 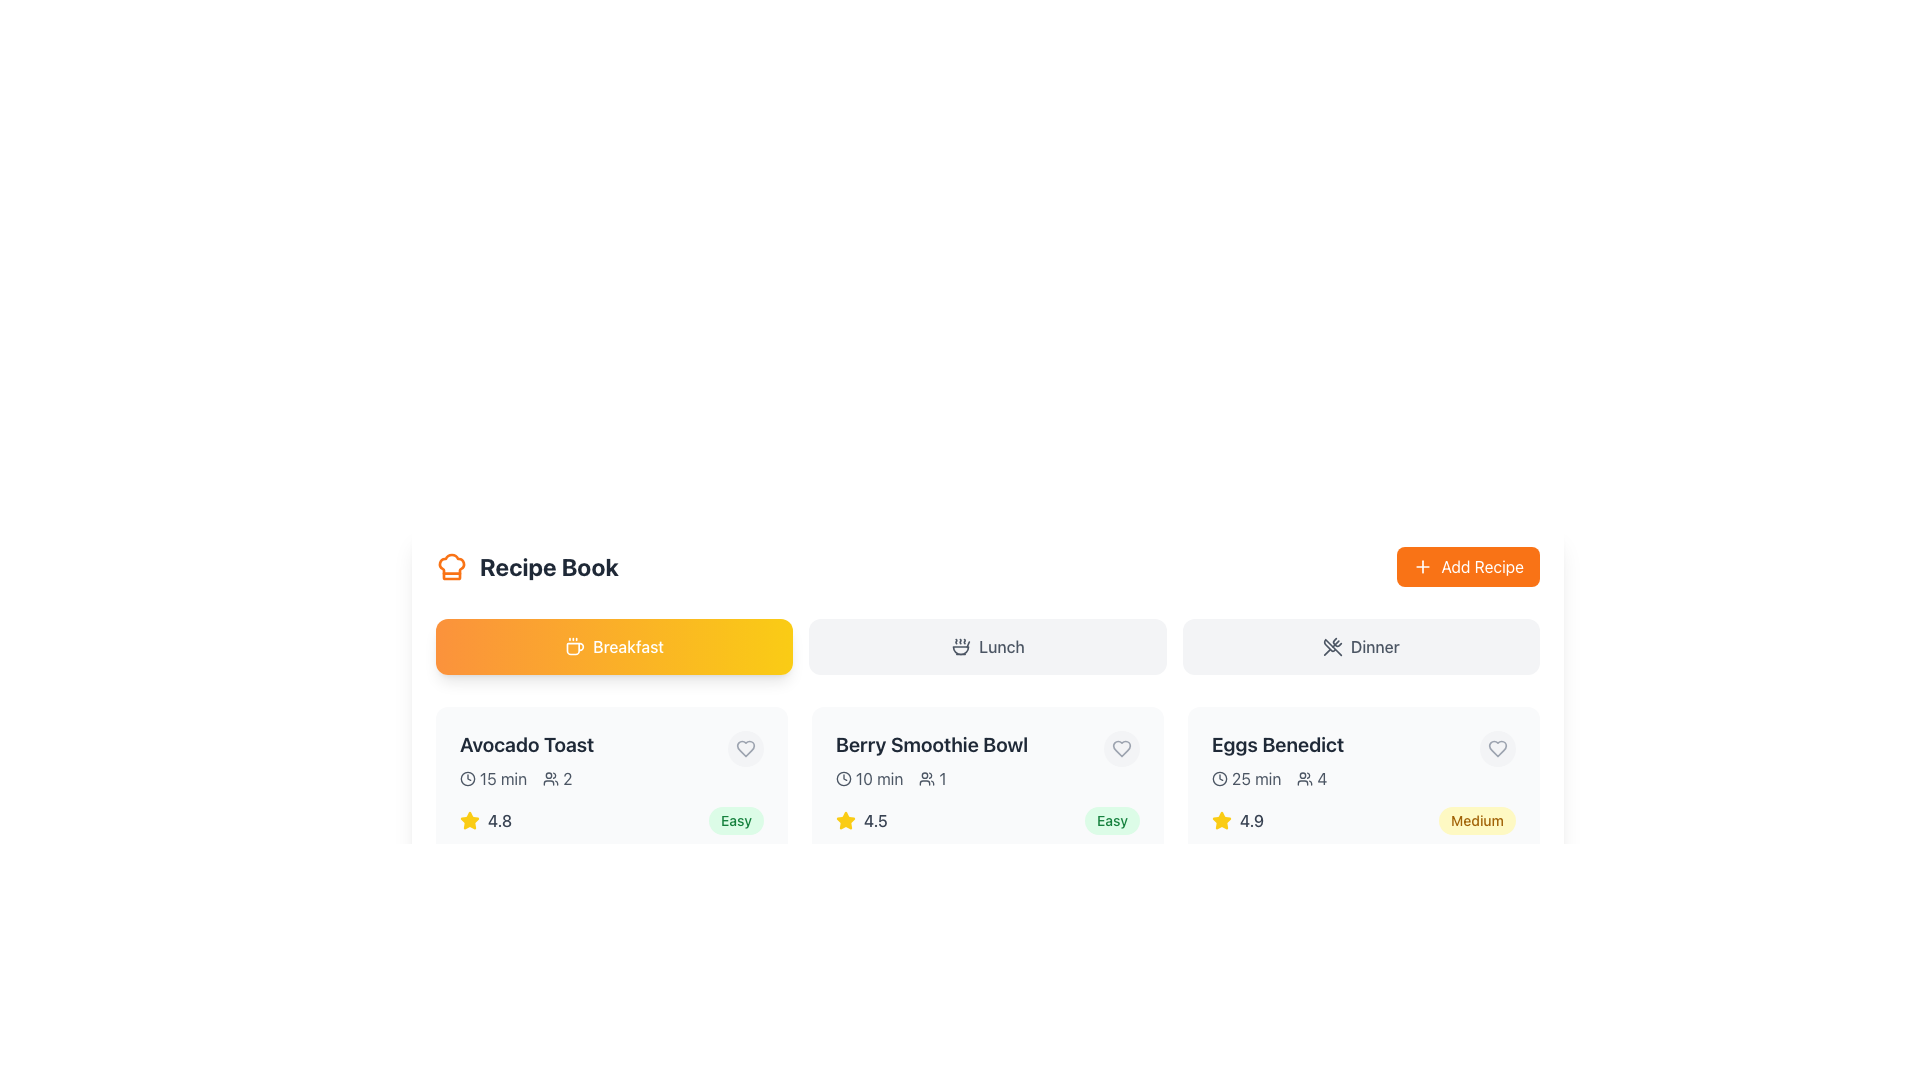 I want to click on the chef's hat icon with an orange border located beside the title 'Recipe Book' in the top left part of the interface, so click(x=450, y=567).